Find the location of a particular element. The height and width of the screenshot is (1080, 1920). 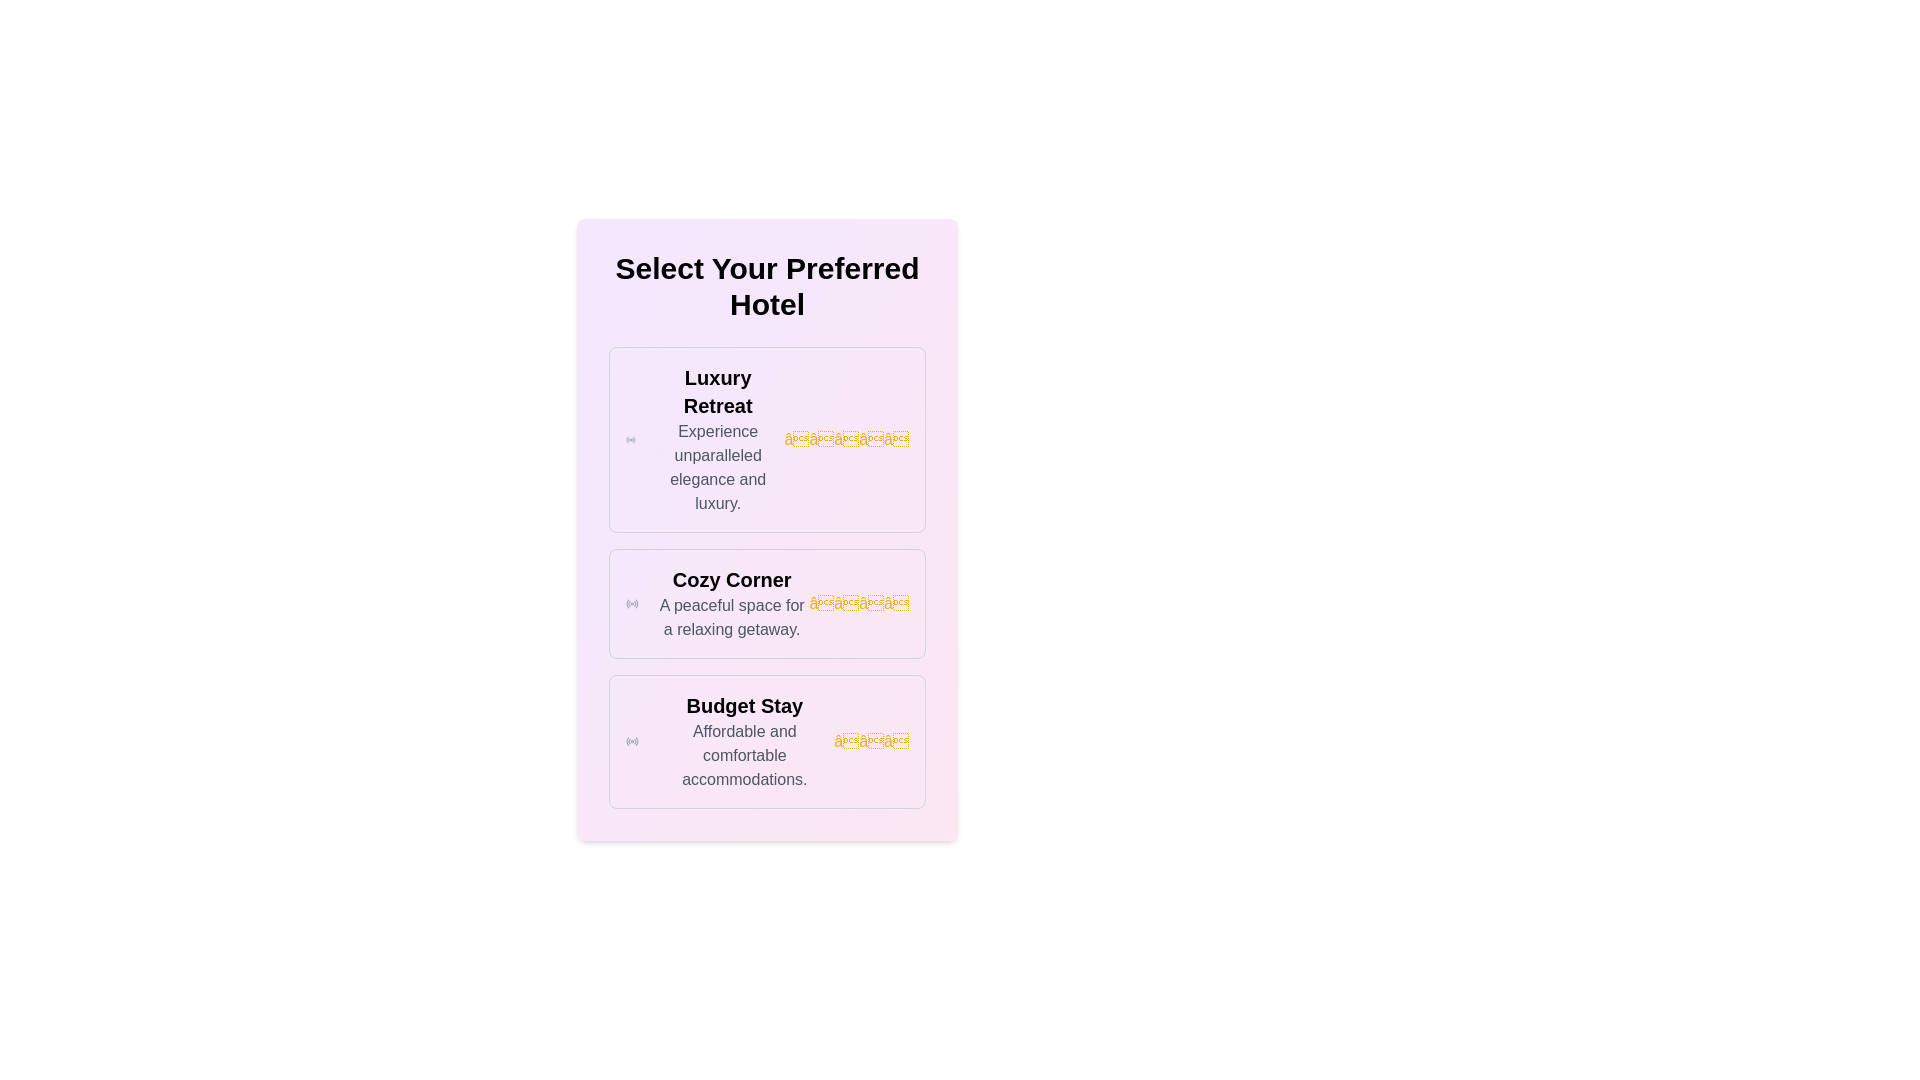

the Static Text Label that serves as the title for the hotel detail section, positioned at the upper-left corner of the box containing hotel details is located at coordinates (718, 392).